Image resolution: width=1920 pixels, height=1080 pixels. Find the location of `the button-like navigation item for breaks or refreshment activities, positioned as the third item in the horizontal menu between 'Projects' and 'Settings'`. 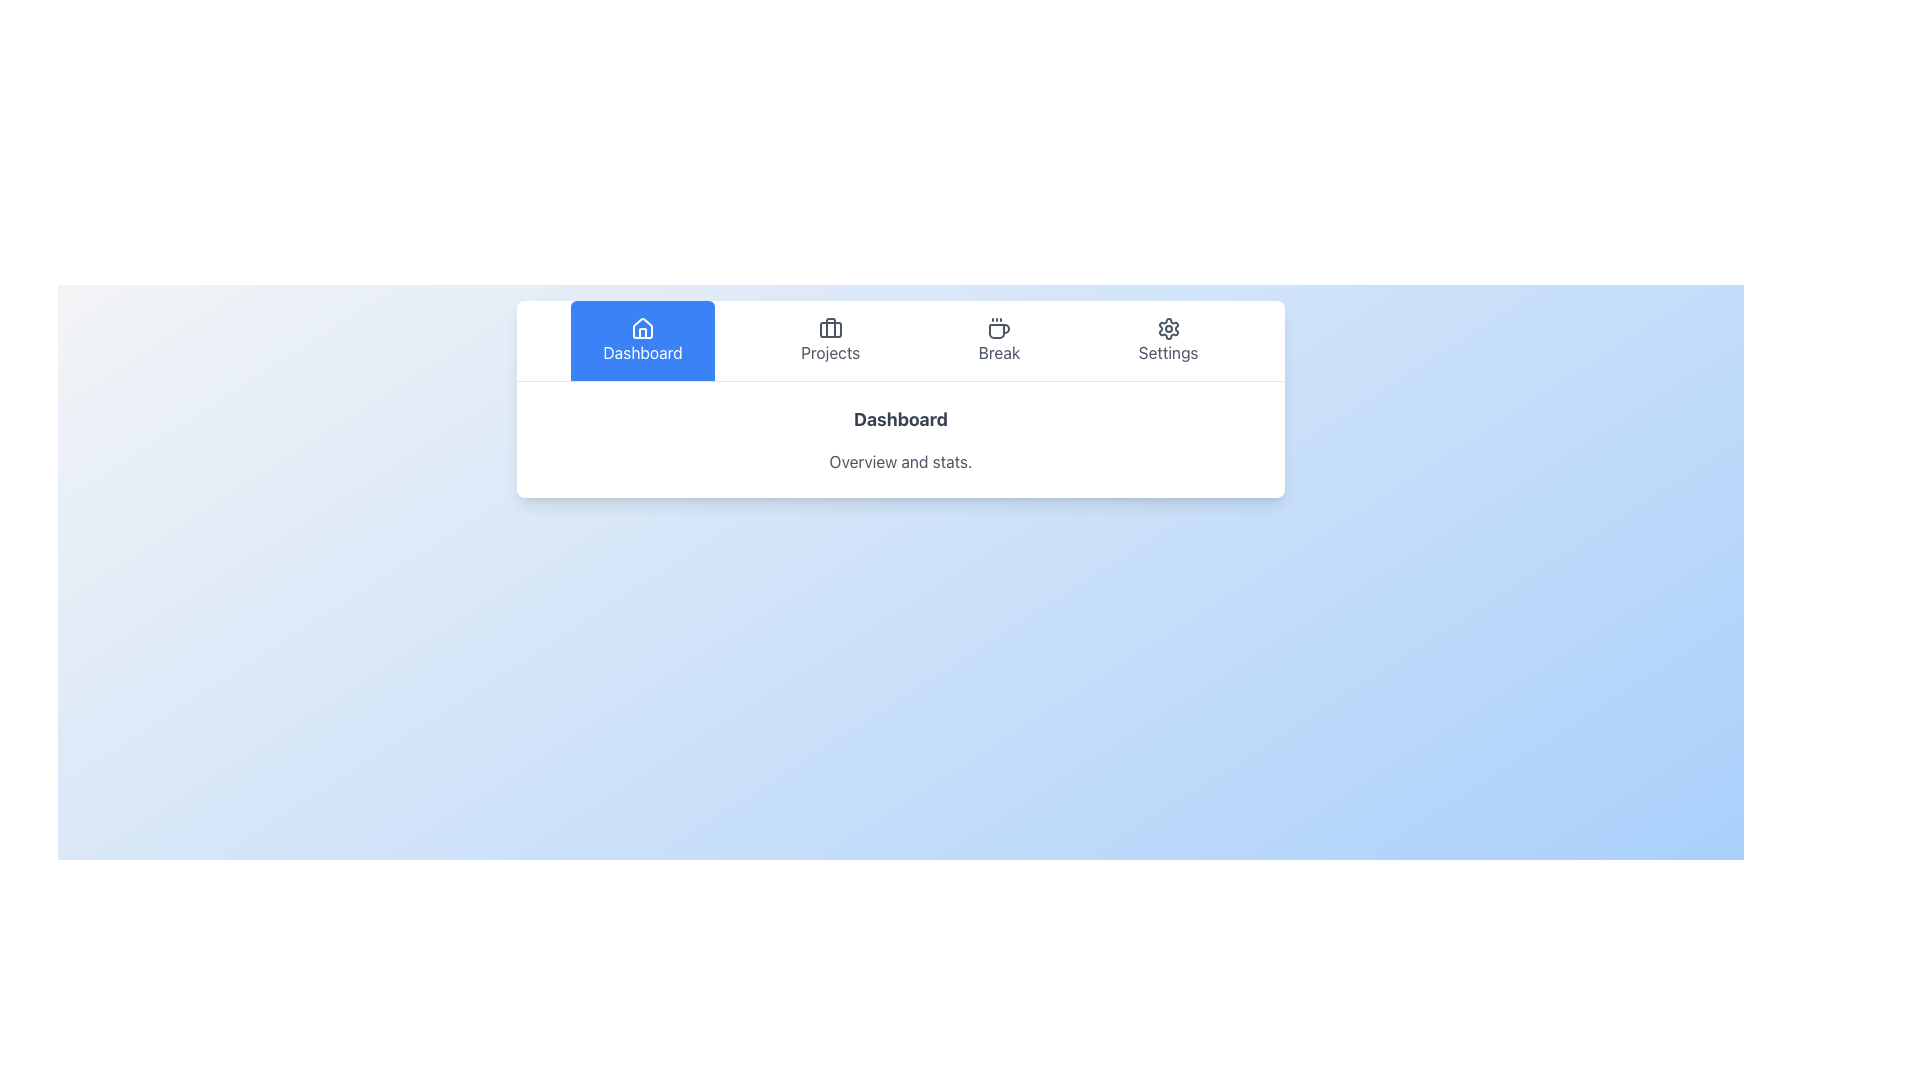

the button-like navigation item for breaks or refreshment activities, positioned as the third item in the horizontal menu between 'Projects' and 'Settings' is located at coordinates (999, 339).